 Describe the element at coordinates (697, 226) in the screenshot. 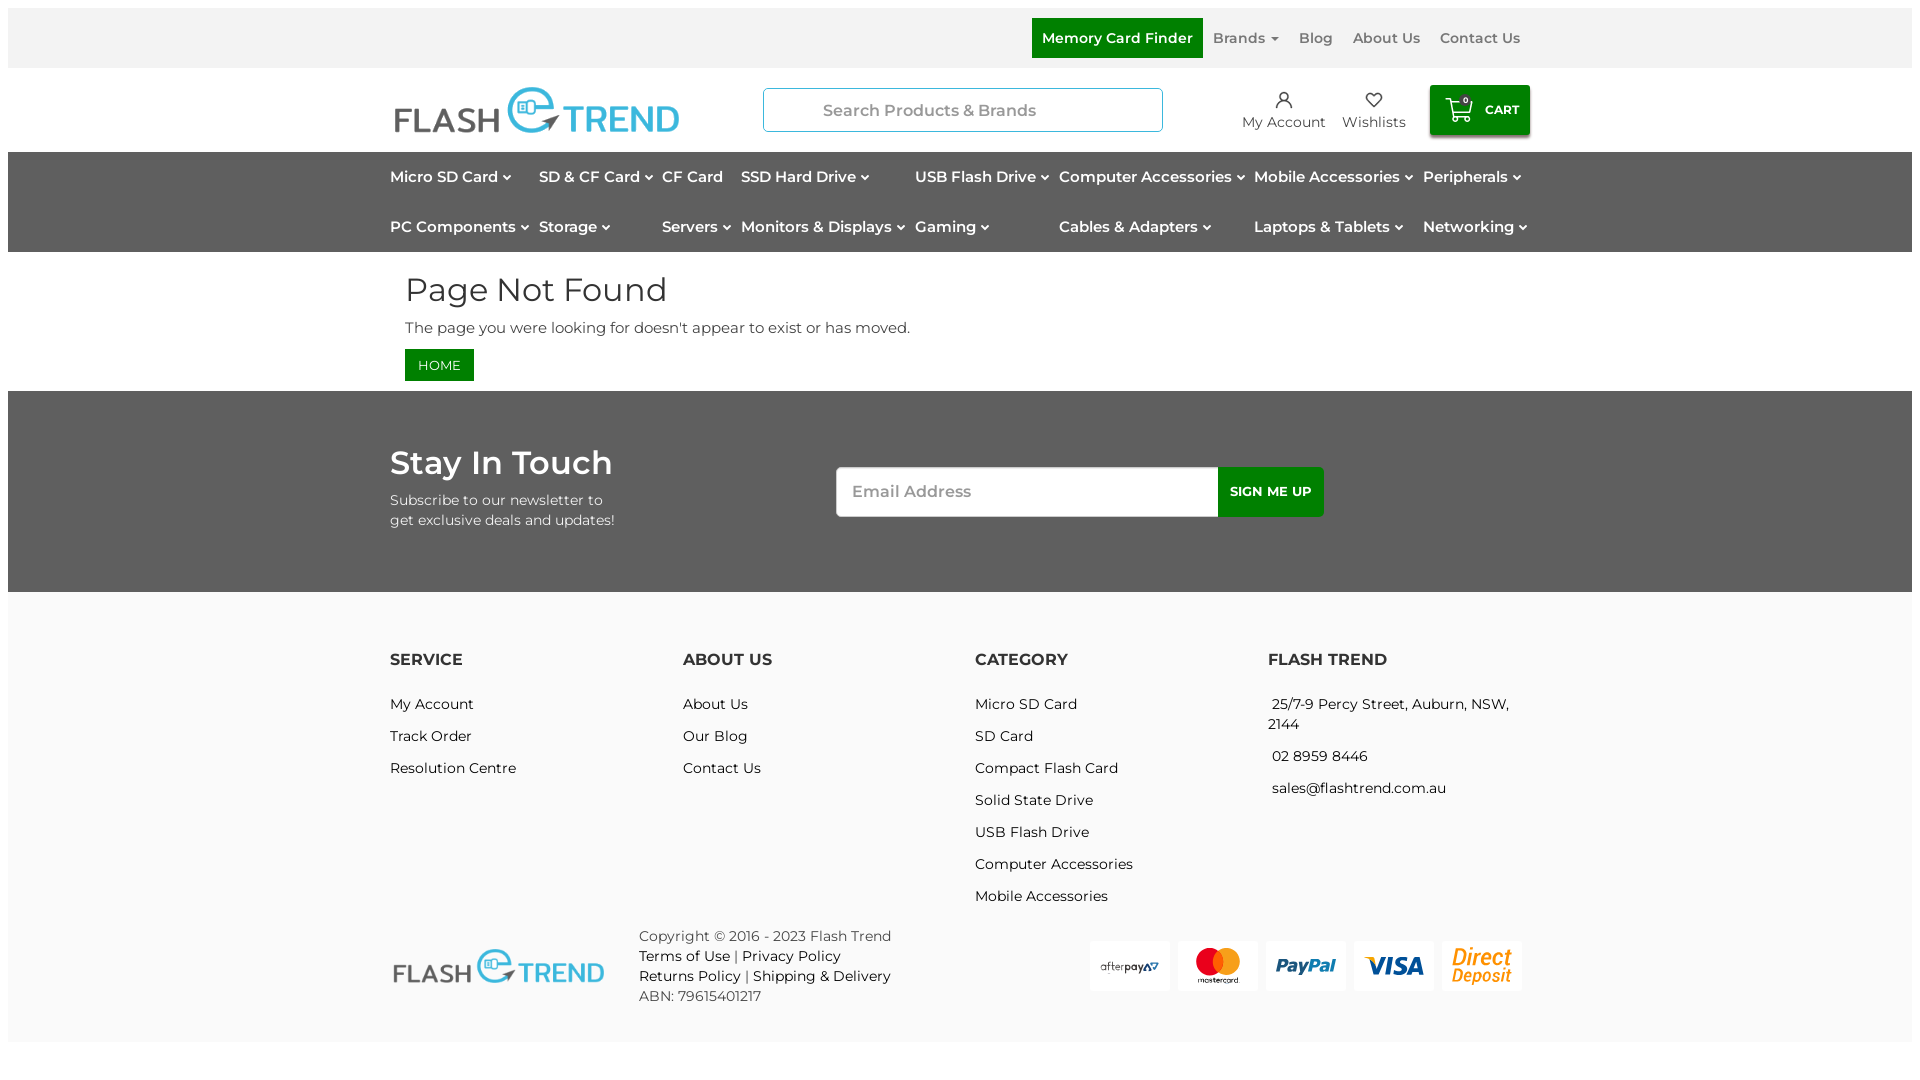

I see `'Servers'` at that location.